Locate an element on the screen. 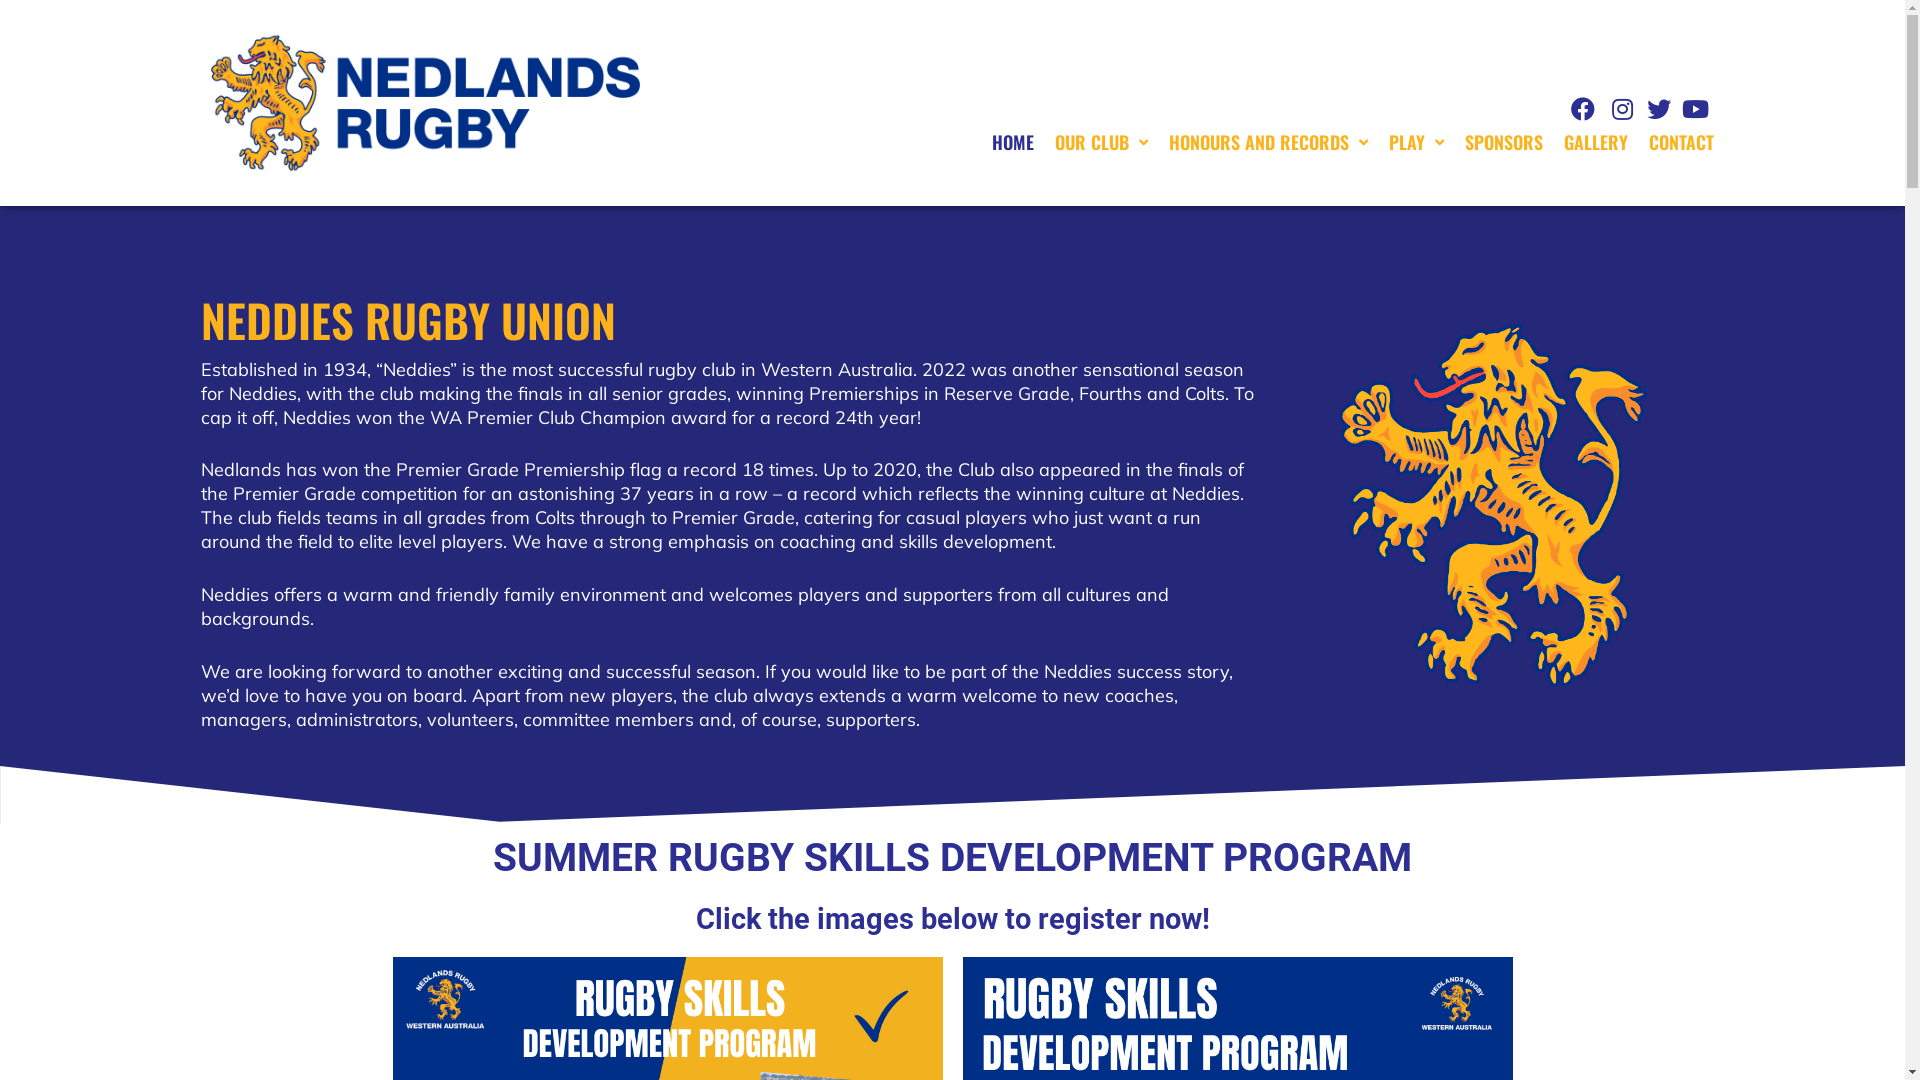  'CONTACT' is located at coordinates (1680, 141).